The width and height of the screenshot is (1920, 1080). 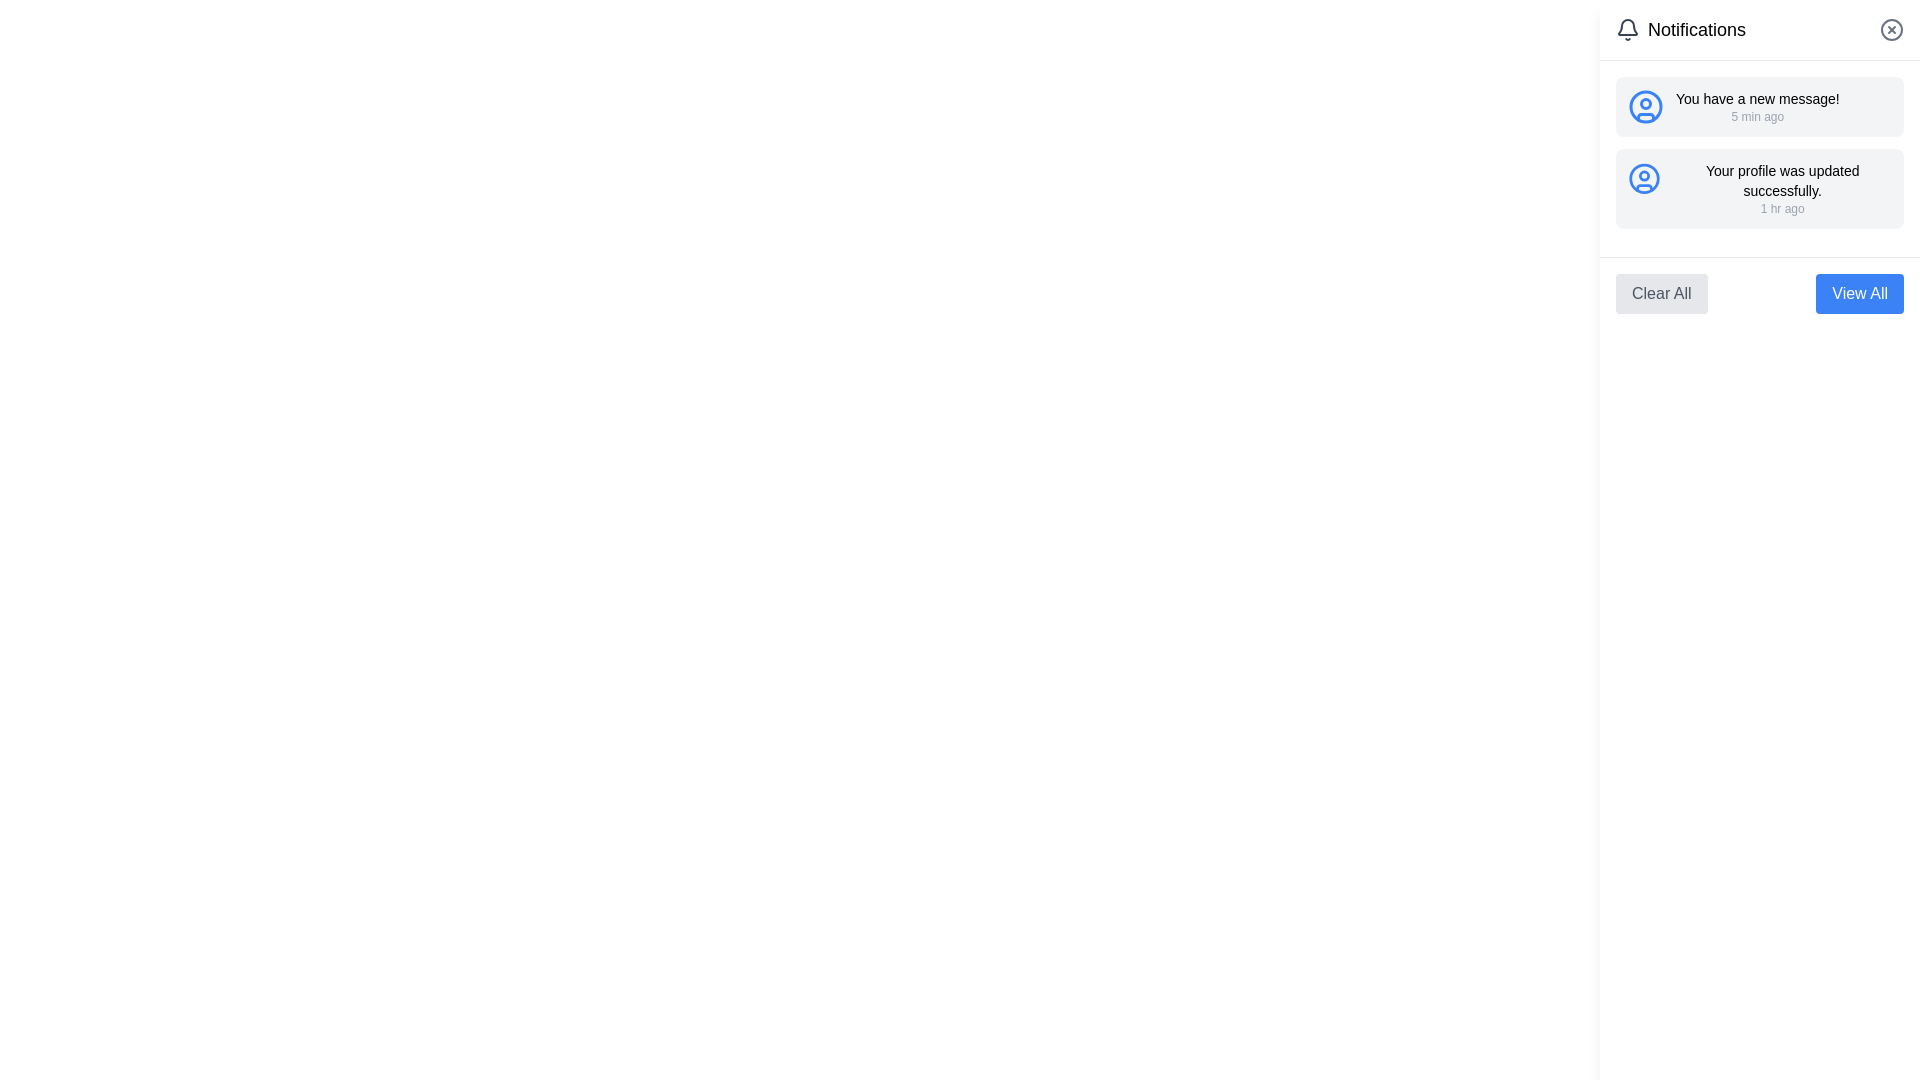 What do you see at coordinates (1646, 107) in the screenshot?
I see `the circular icon with a blue outline and user profile symbol located to the left of the text 'You have a new message!' in the notification box` at bounding box center [1646, 107].